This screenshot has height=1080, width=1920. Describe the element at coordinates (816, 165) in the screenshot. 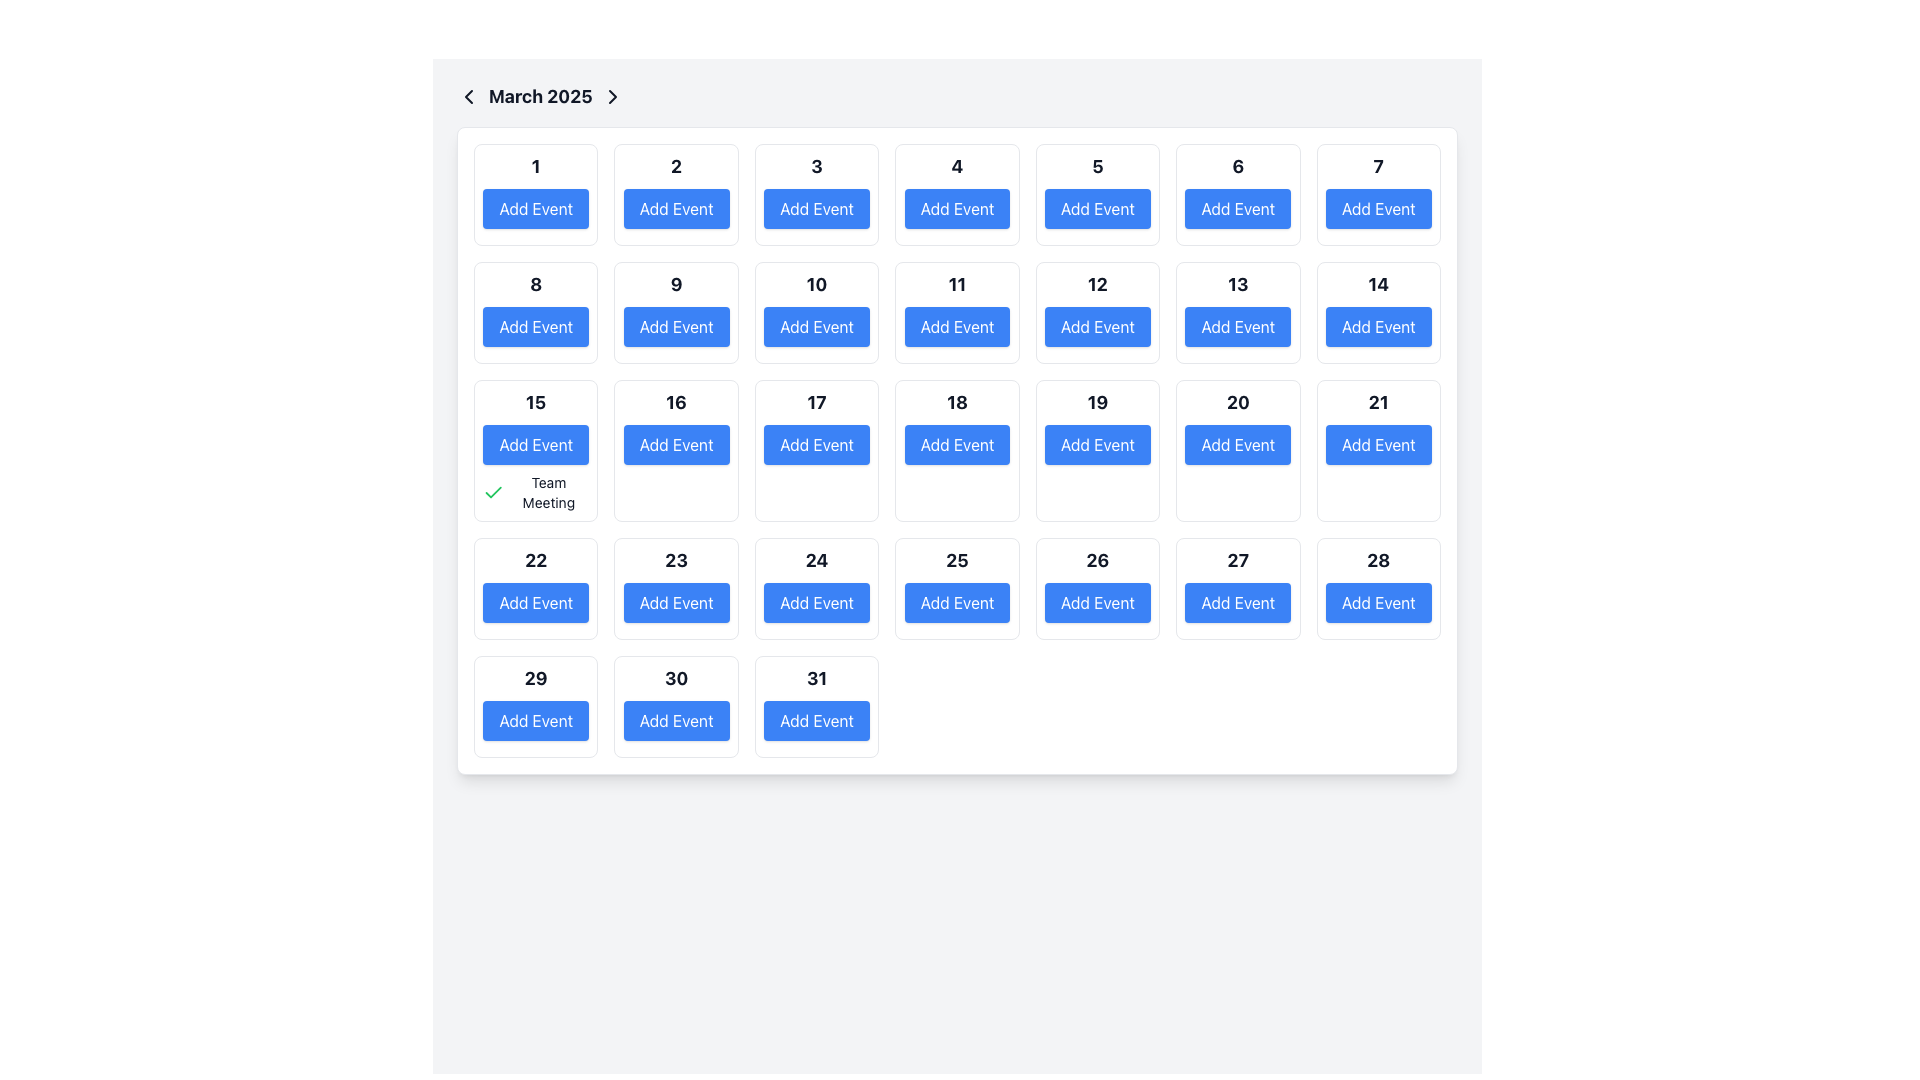

I see `the bold number '3' in the calendar grid under March 2025, representing the third day of the month` at that location.